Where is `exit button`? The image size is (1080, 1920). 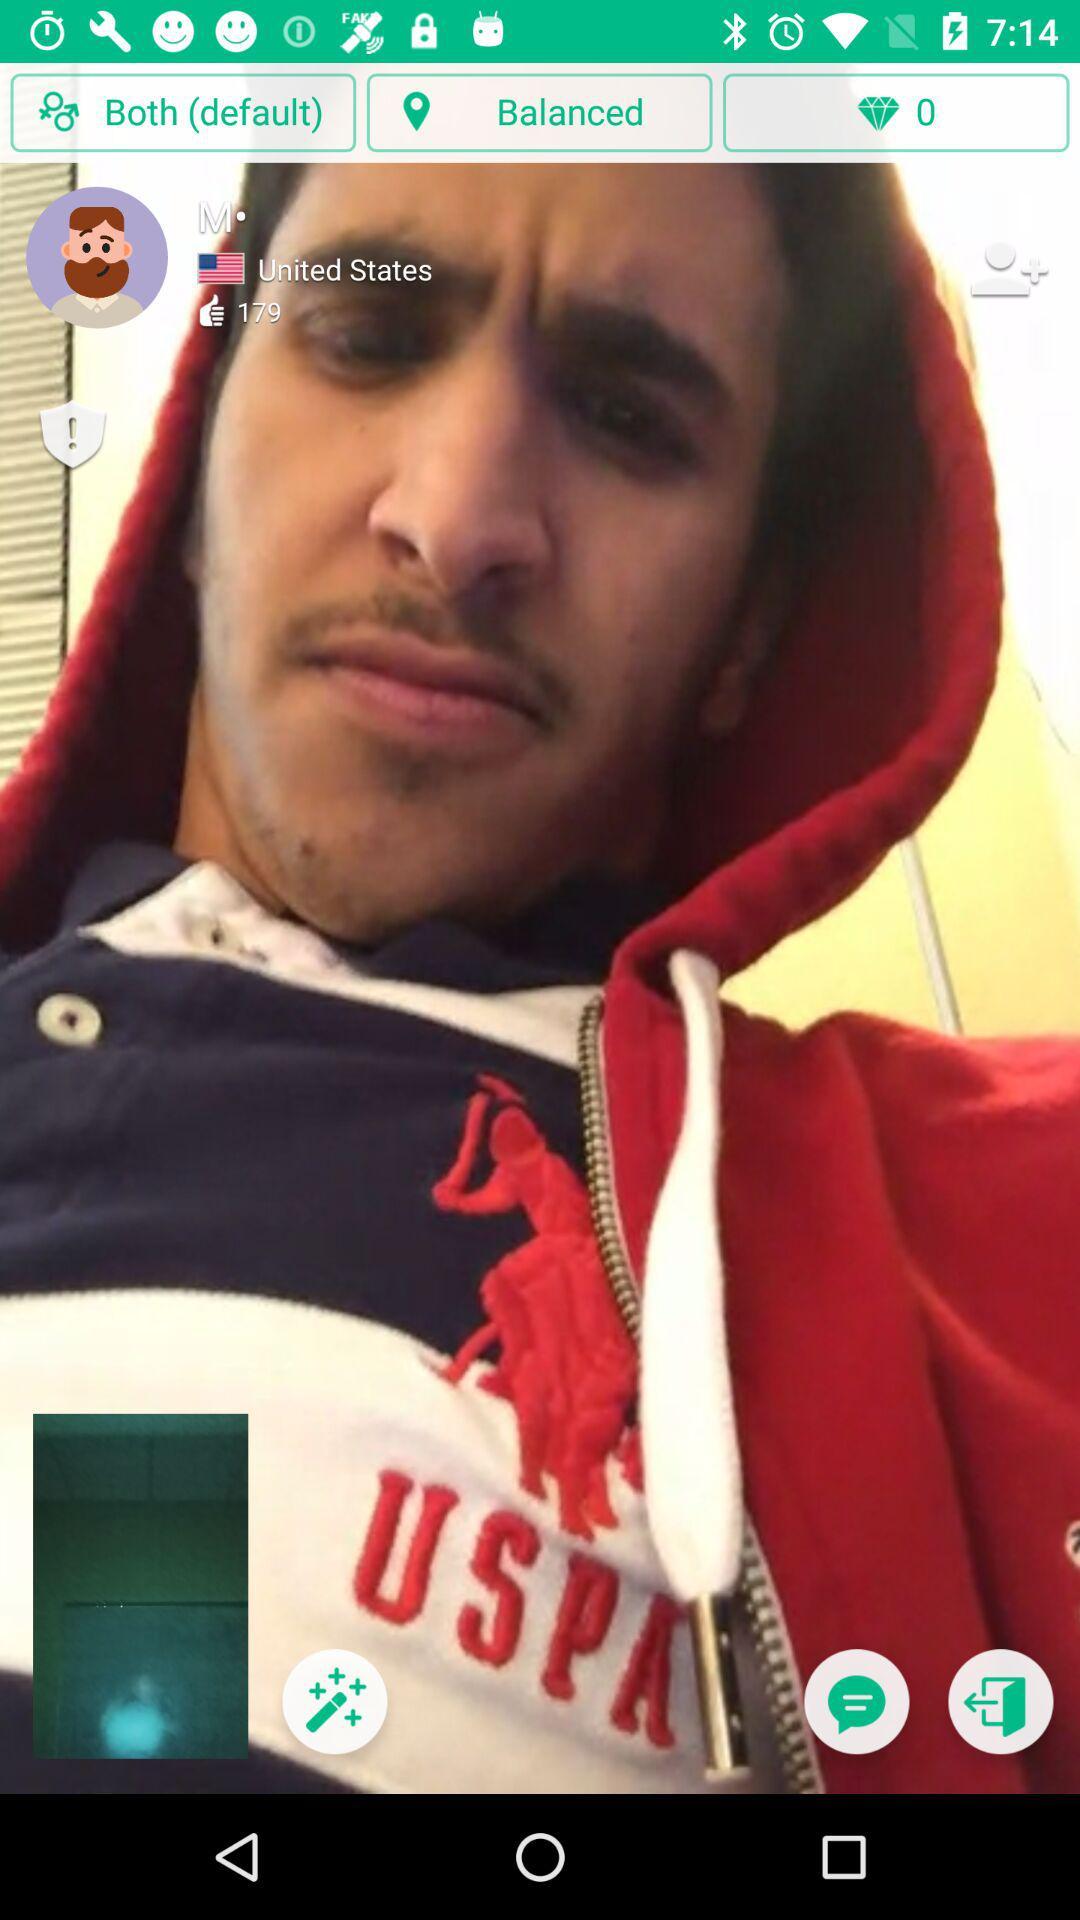 exit button is located at coordinates (1000, 1713).